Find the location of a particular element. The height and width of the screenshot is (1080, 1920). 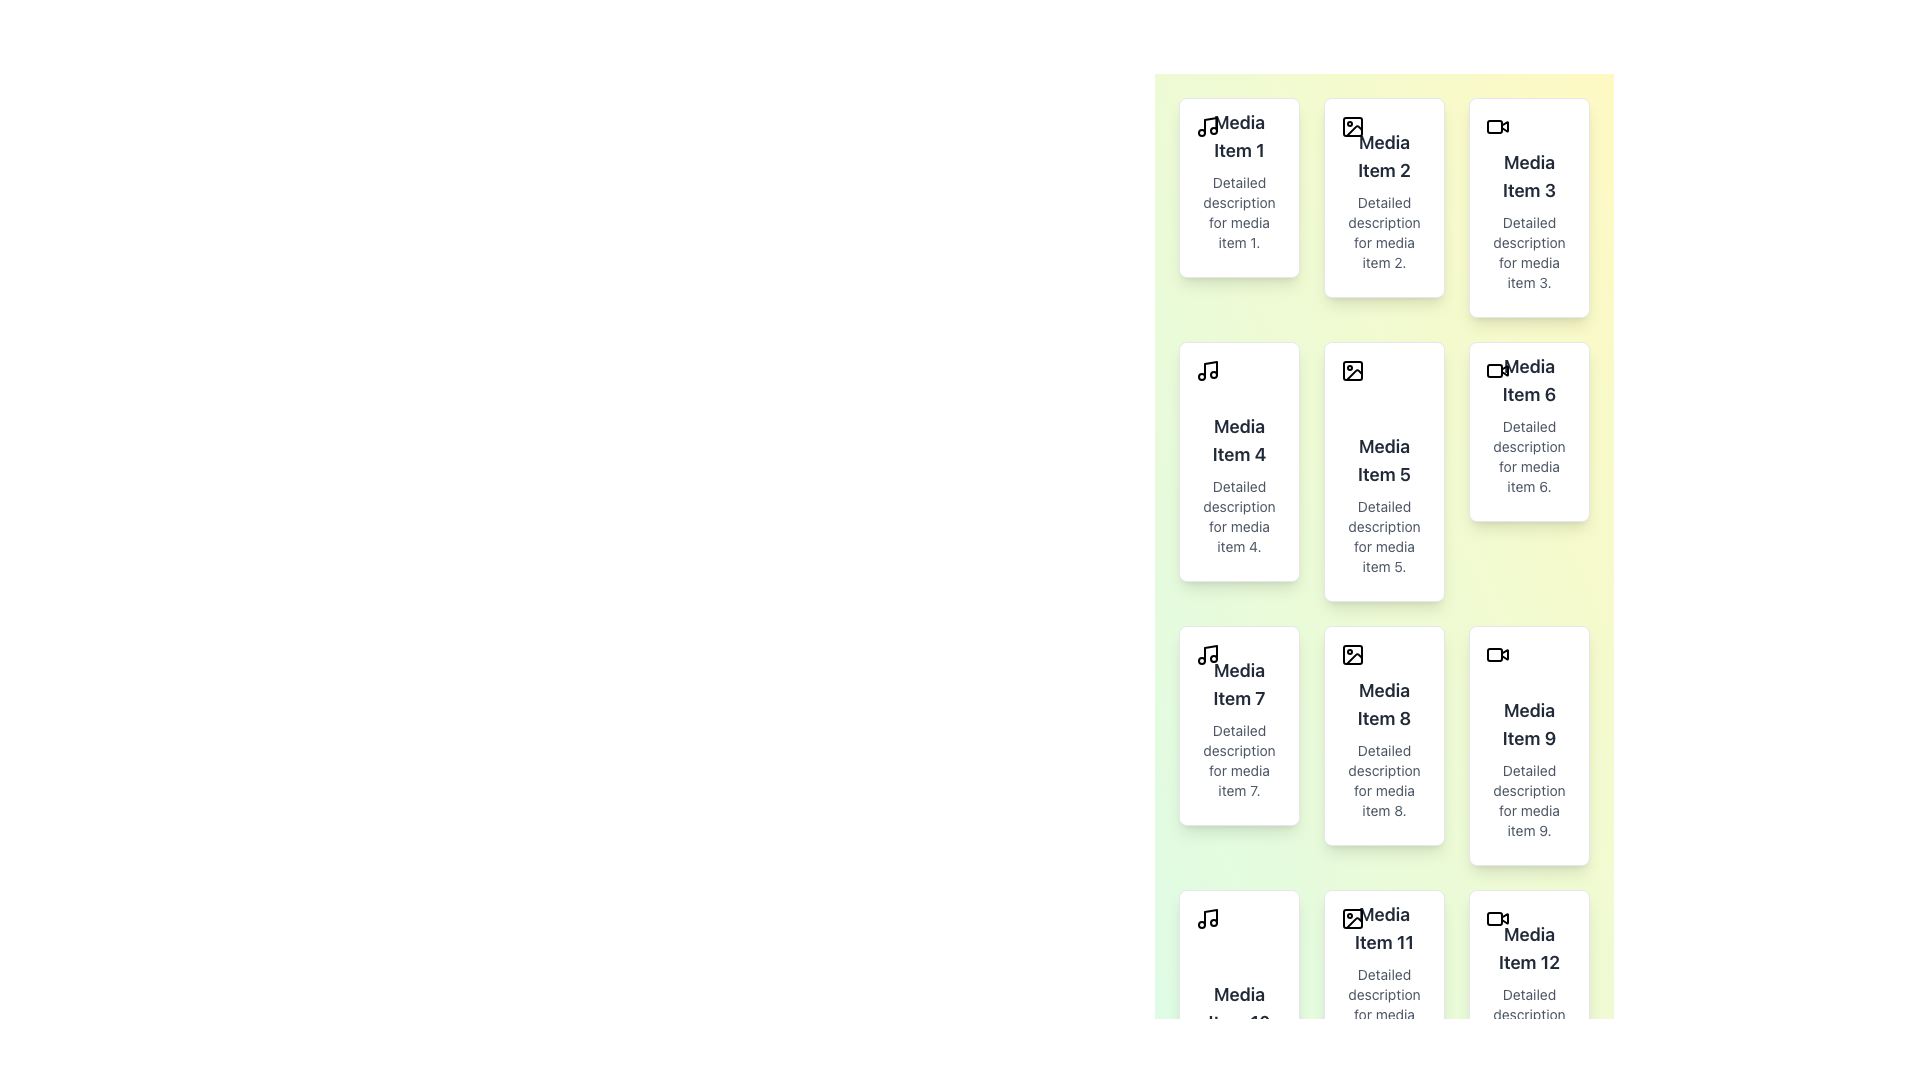

title text 'Media Item 1' which is a bold-text label located at the top of the first card in the grid layout, featuring a music note icon is located at coordinates (1238, 136).